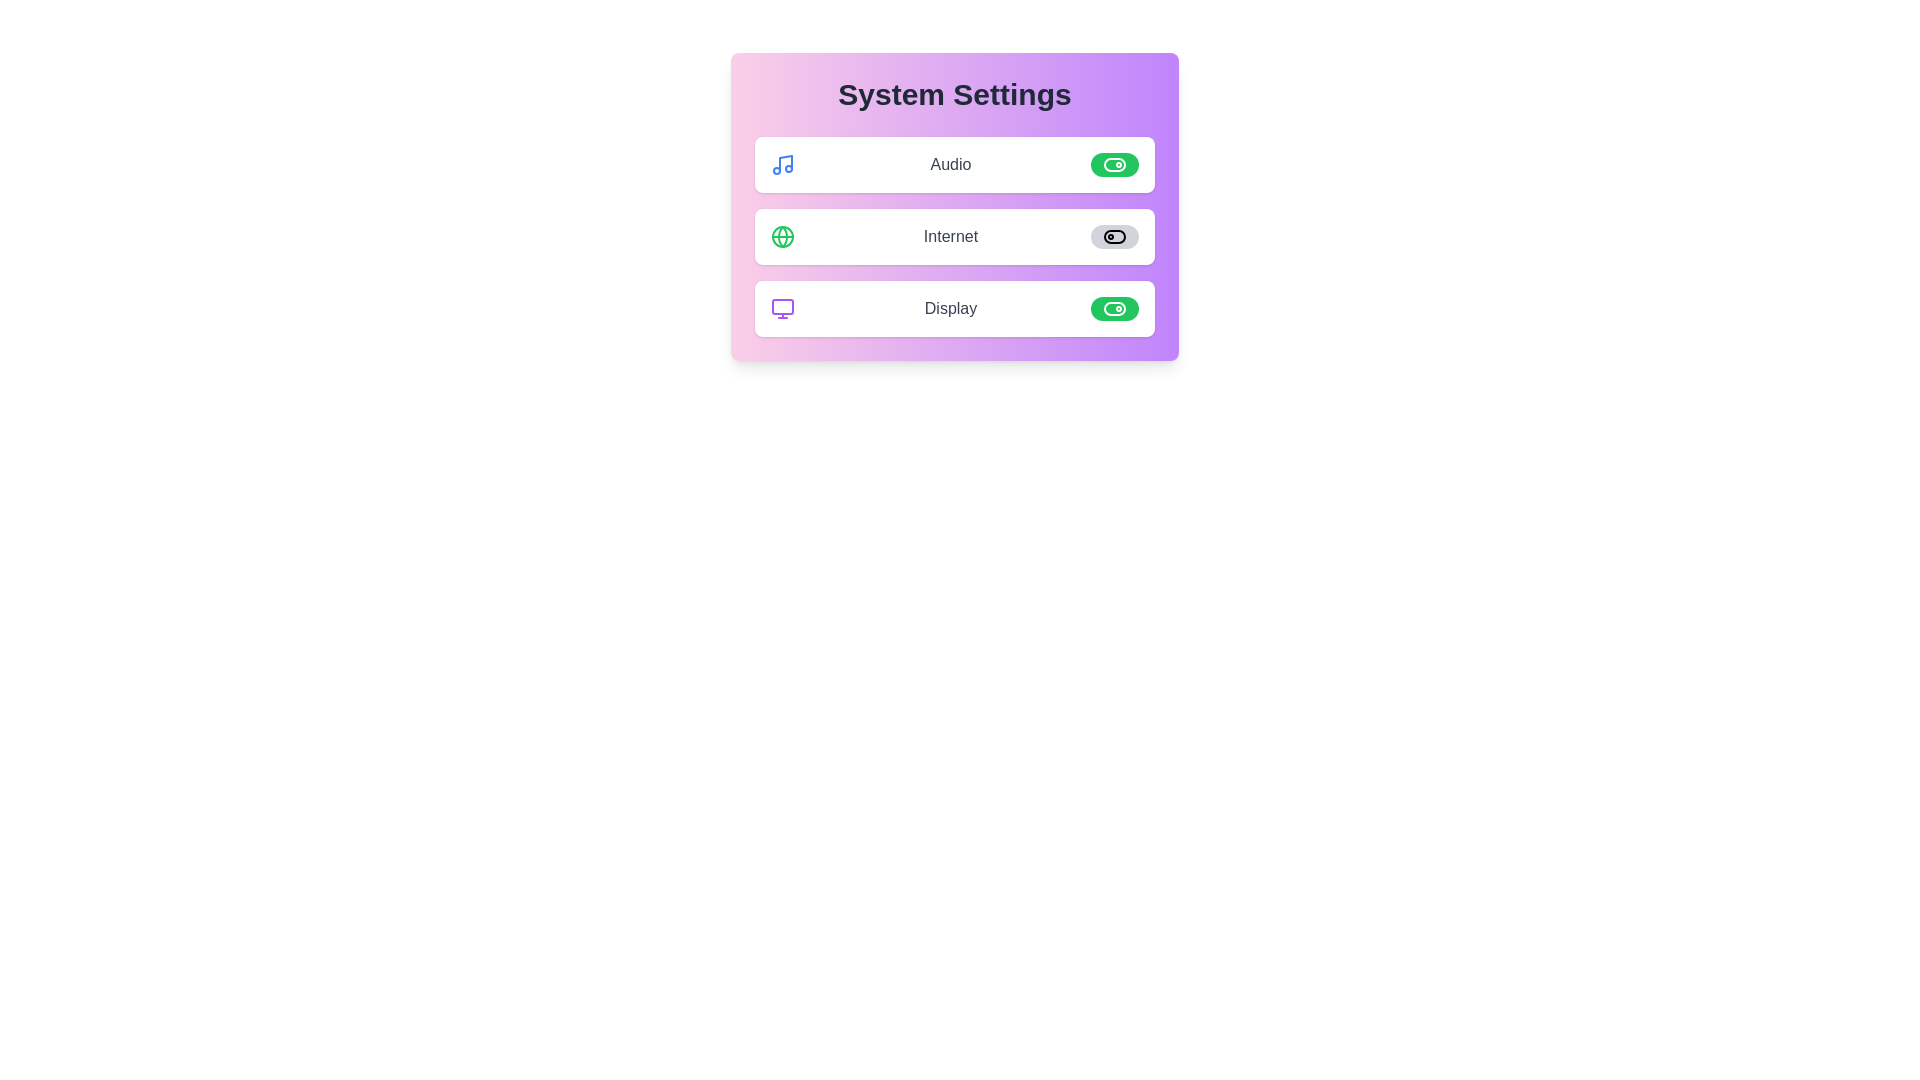 Image resolution: width=1920 pixels, height=1080 pixels. What do you see at coordinates (1113, 164) in the screenshot?
I see `the toggle switch with a vivid green background and white inner circle indicating 'ON' state, located within the 'Audio' section of the 'System Settings' panel` at bounding box center [1113, 164].